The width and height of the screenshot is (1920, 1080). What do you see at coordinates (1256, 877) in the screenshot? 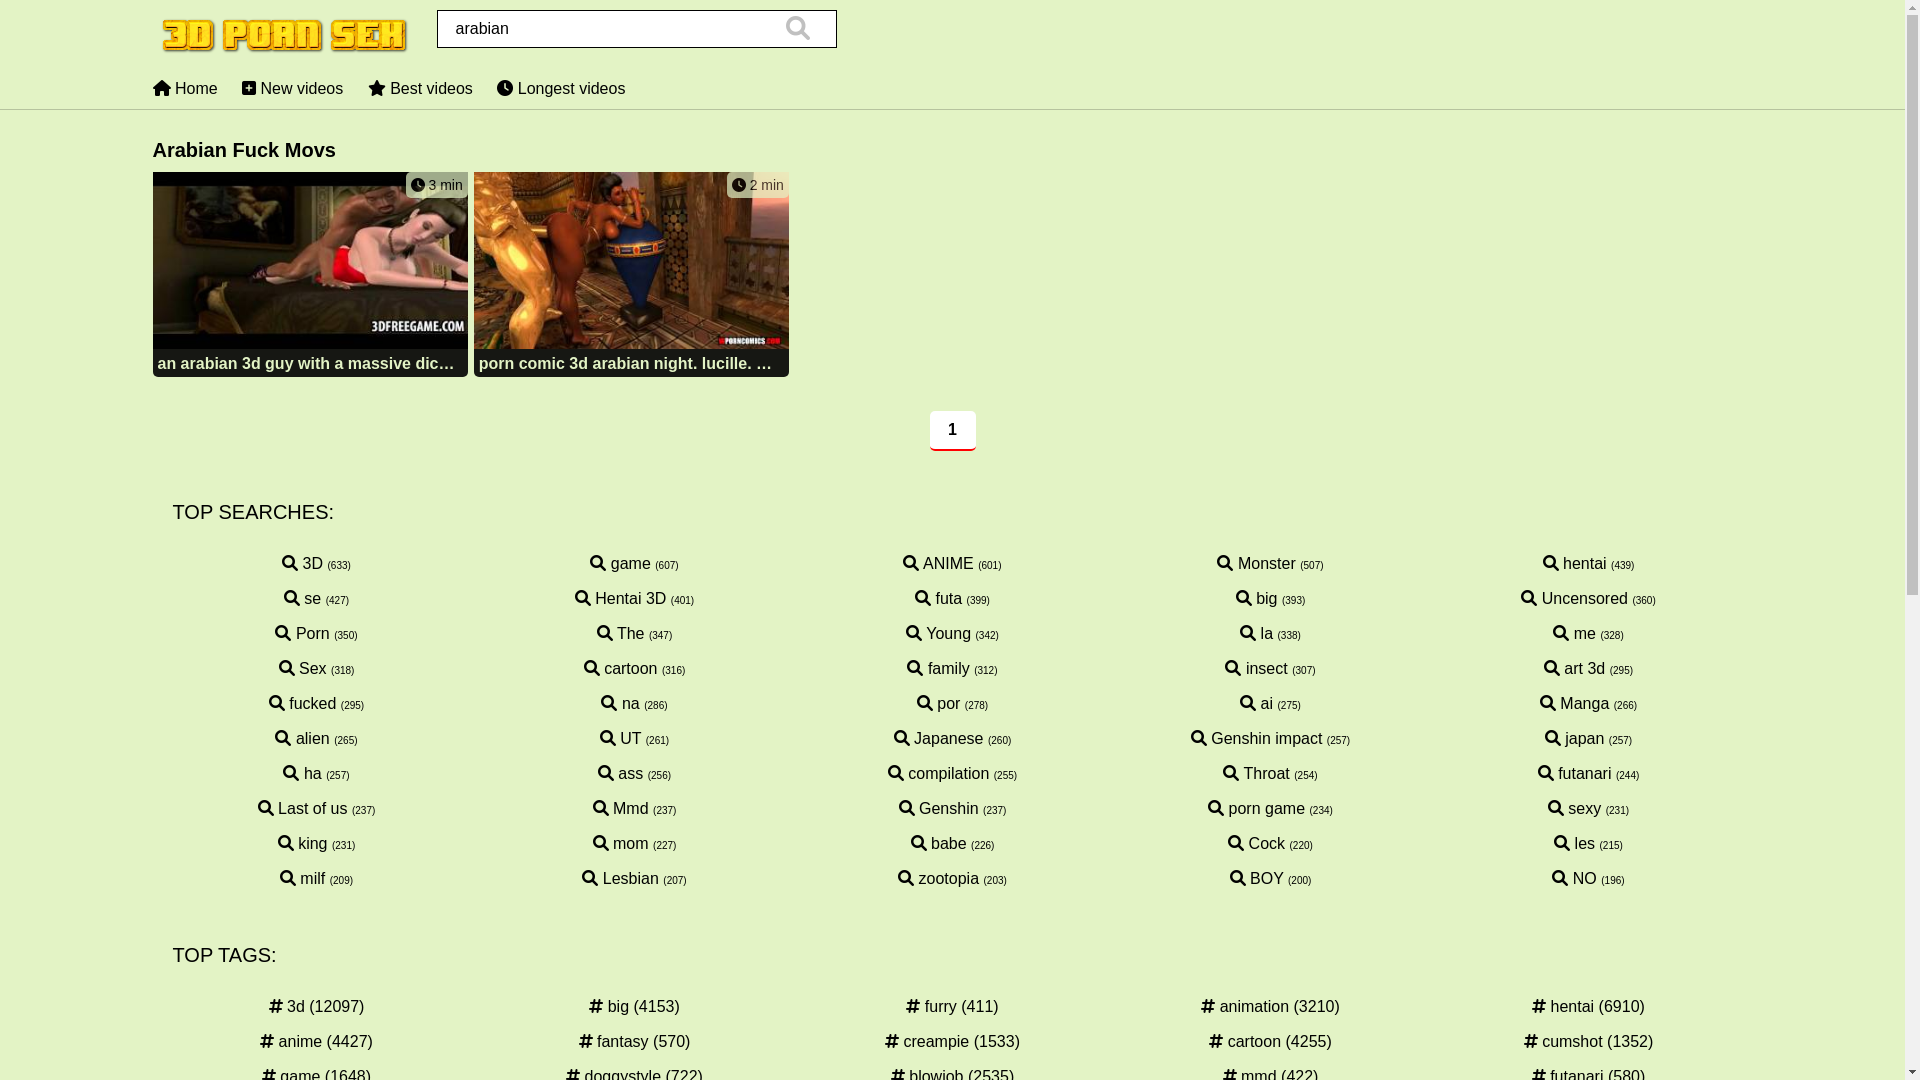
I see `'BOY'` at bounding box center [1256, 877].